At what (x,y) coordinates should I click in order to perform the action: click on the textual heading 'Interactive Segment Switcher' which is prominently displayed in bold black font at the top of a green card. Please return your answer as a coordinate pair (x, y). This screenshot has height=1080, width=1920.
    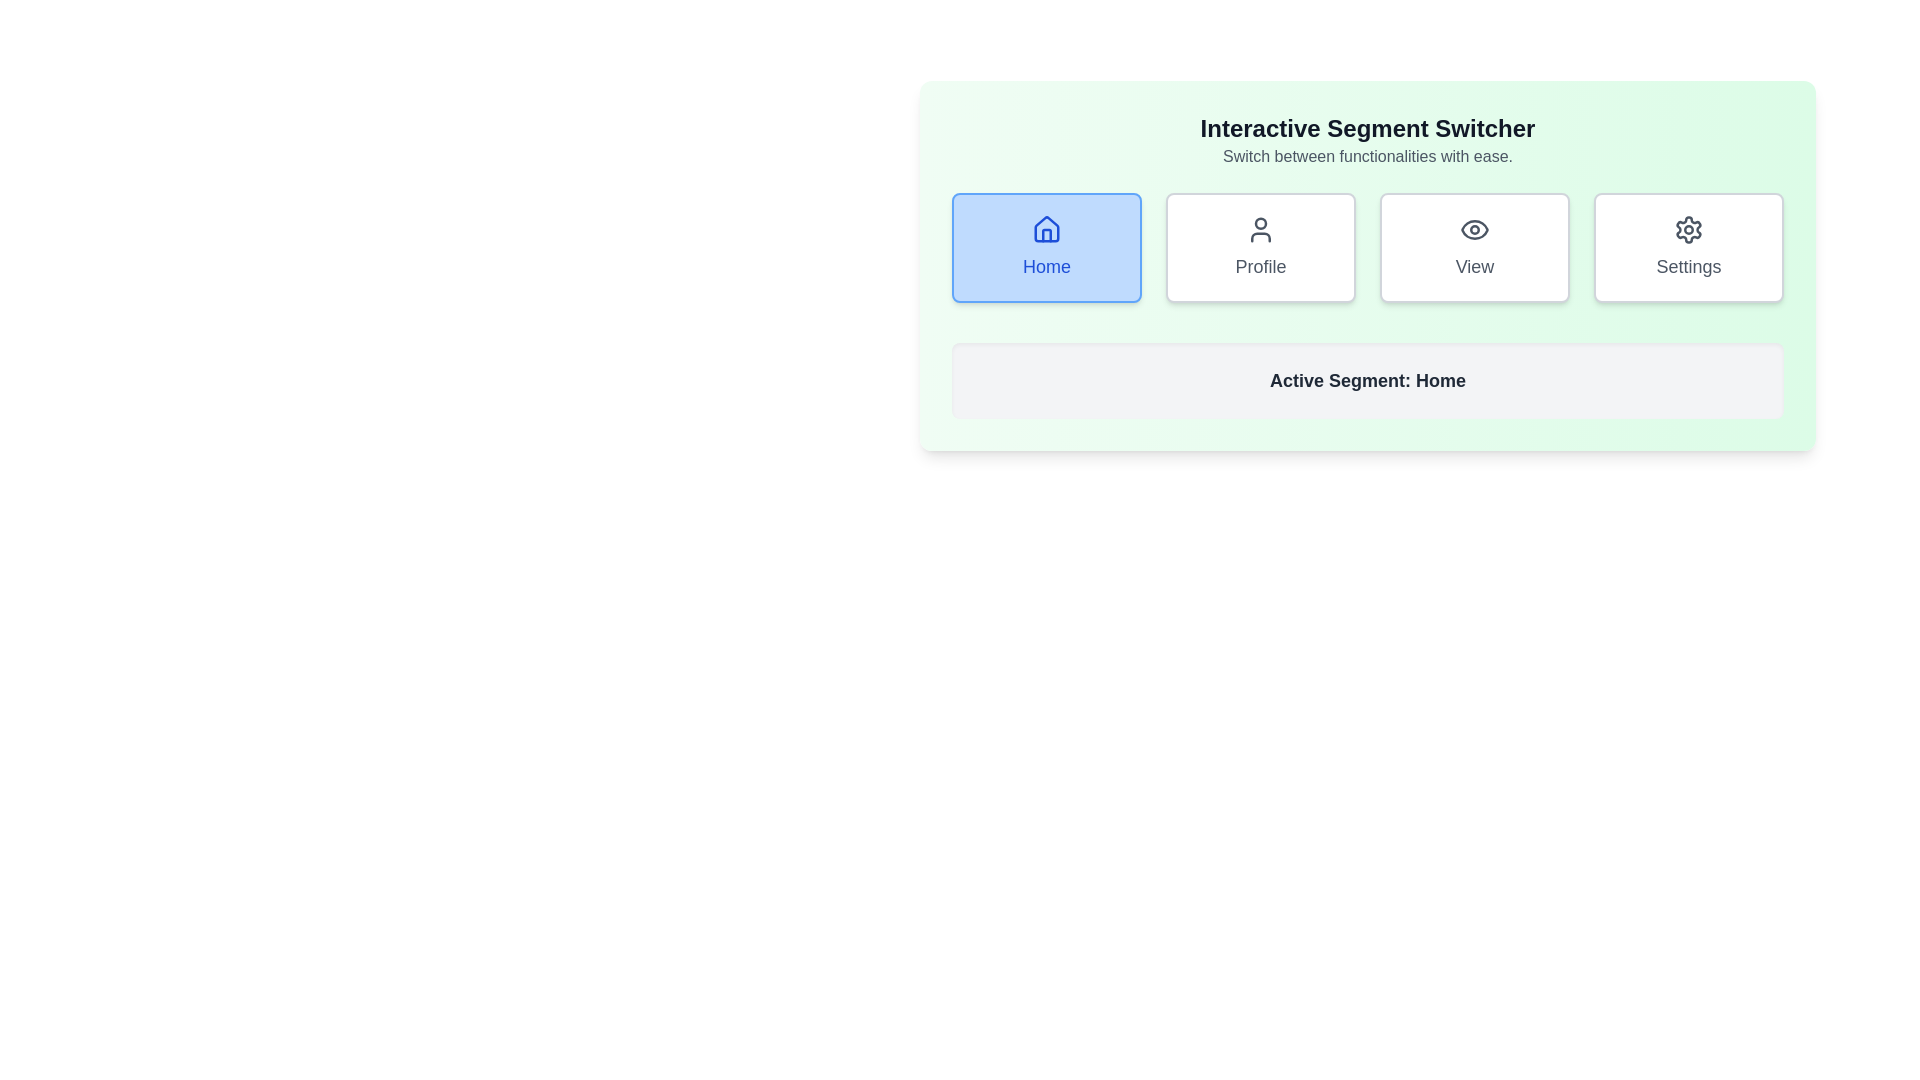
    Looking at the image, I should click on (1367, 140).